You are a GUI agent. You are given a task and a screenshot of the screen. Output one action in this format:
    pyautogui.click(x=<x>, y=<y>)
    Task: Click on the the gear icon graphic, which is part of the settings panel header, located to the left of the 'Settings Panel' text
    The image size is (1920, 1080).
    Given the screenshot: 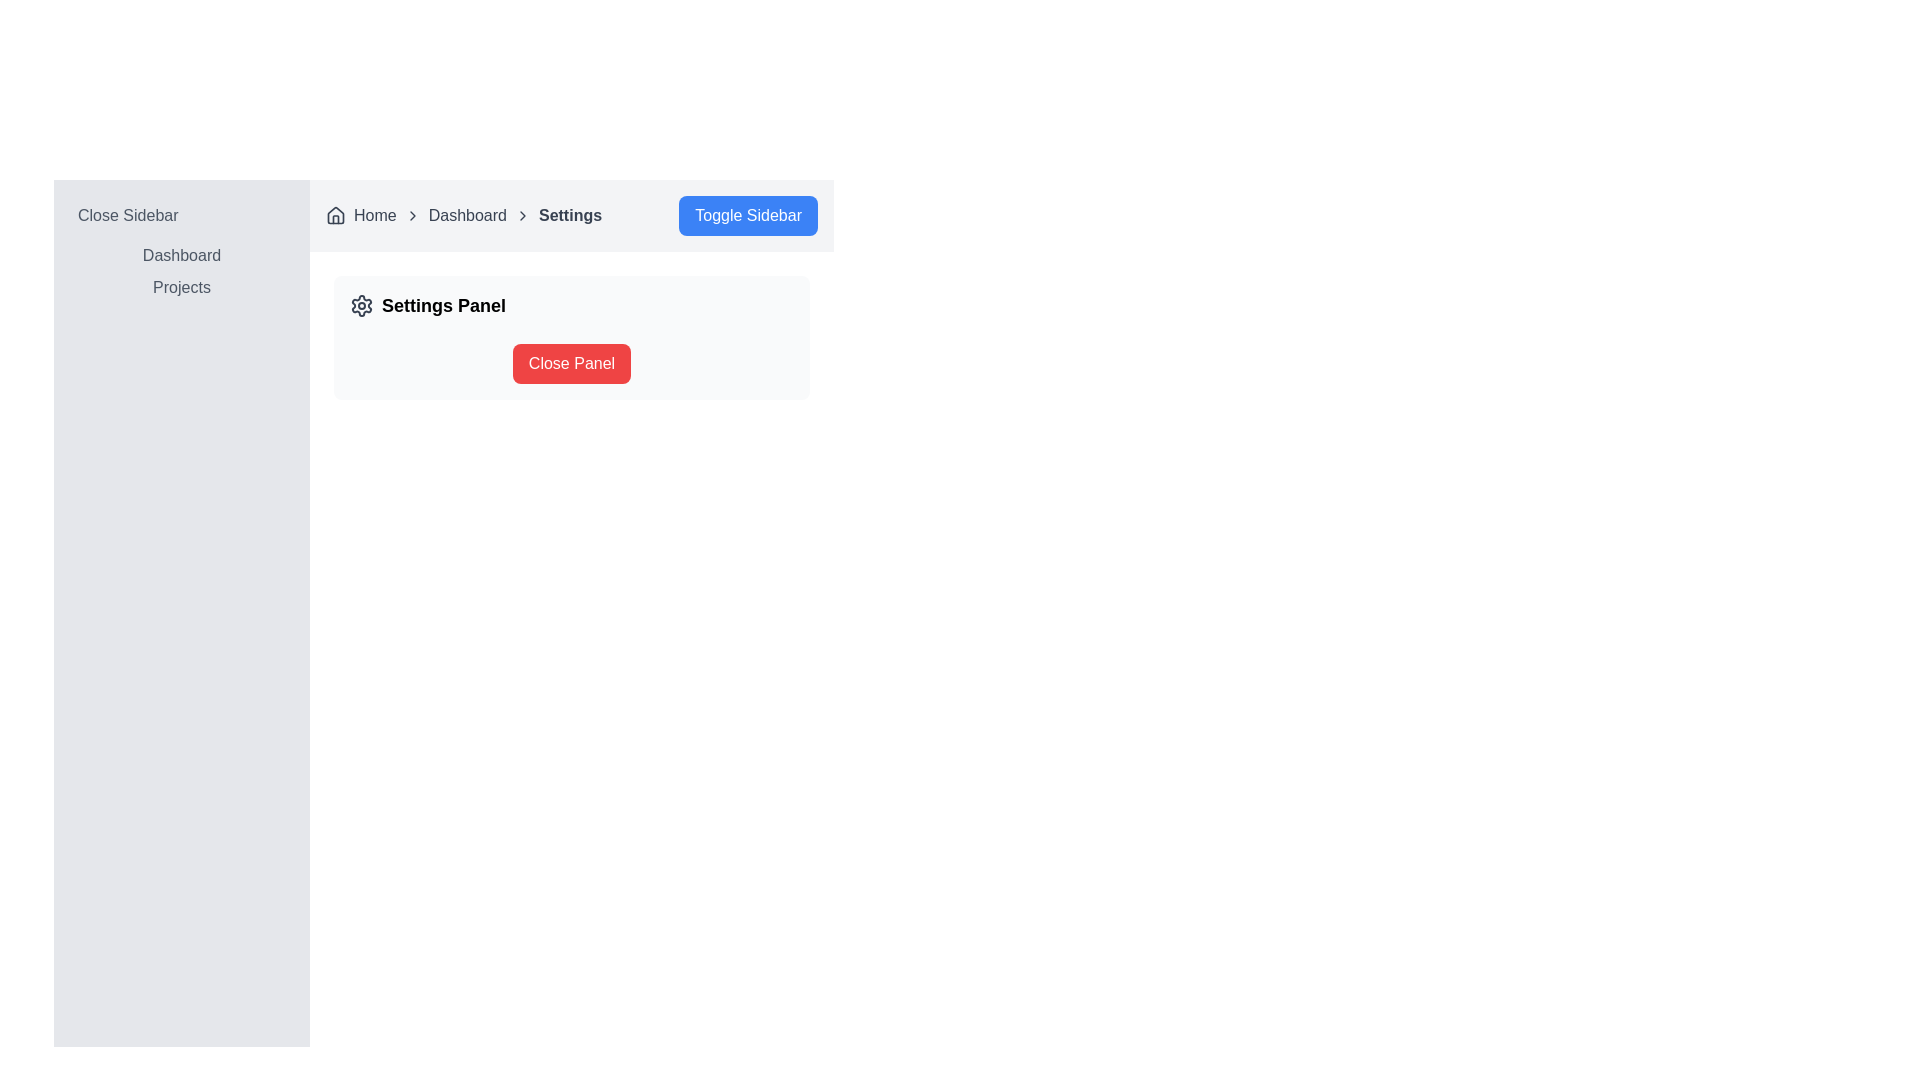 What is the action you would take?
    pyautogui.click(x=361, y=305)
    